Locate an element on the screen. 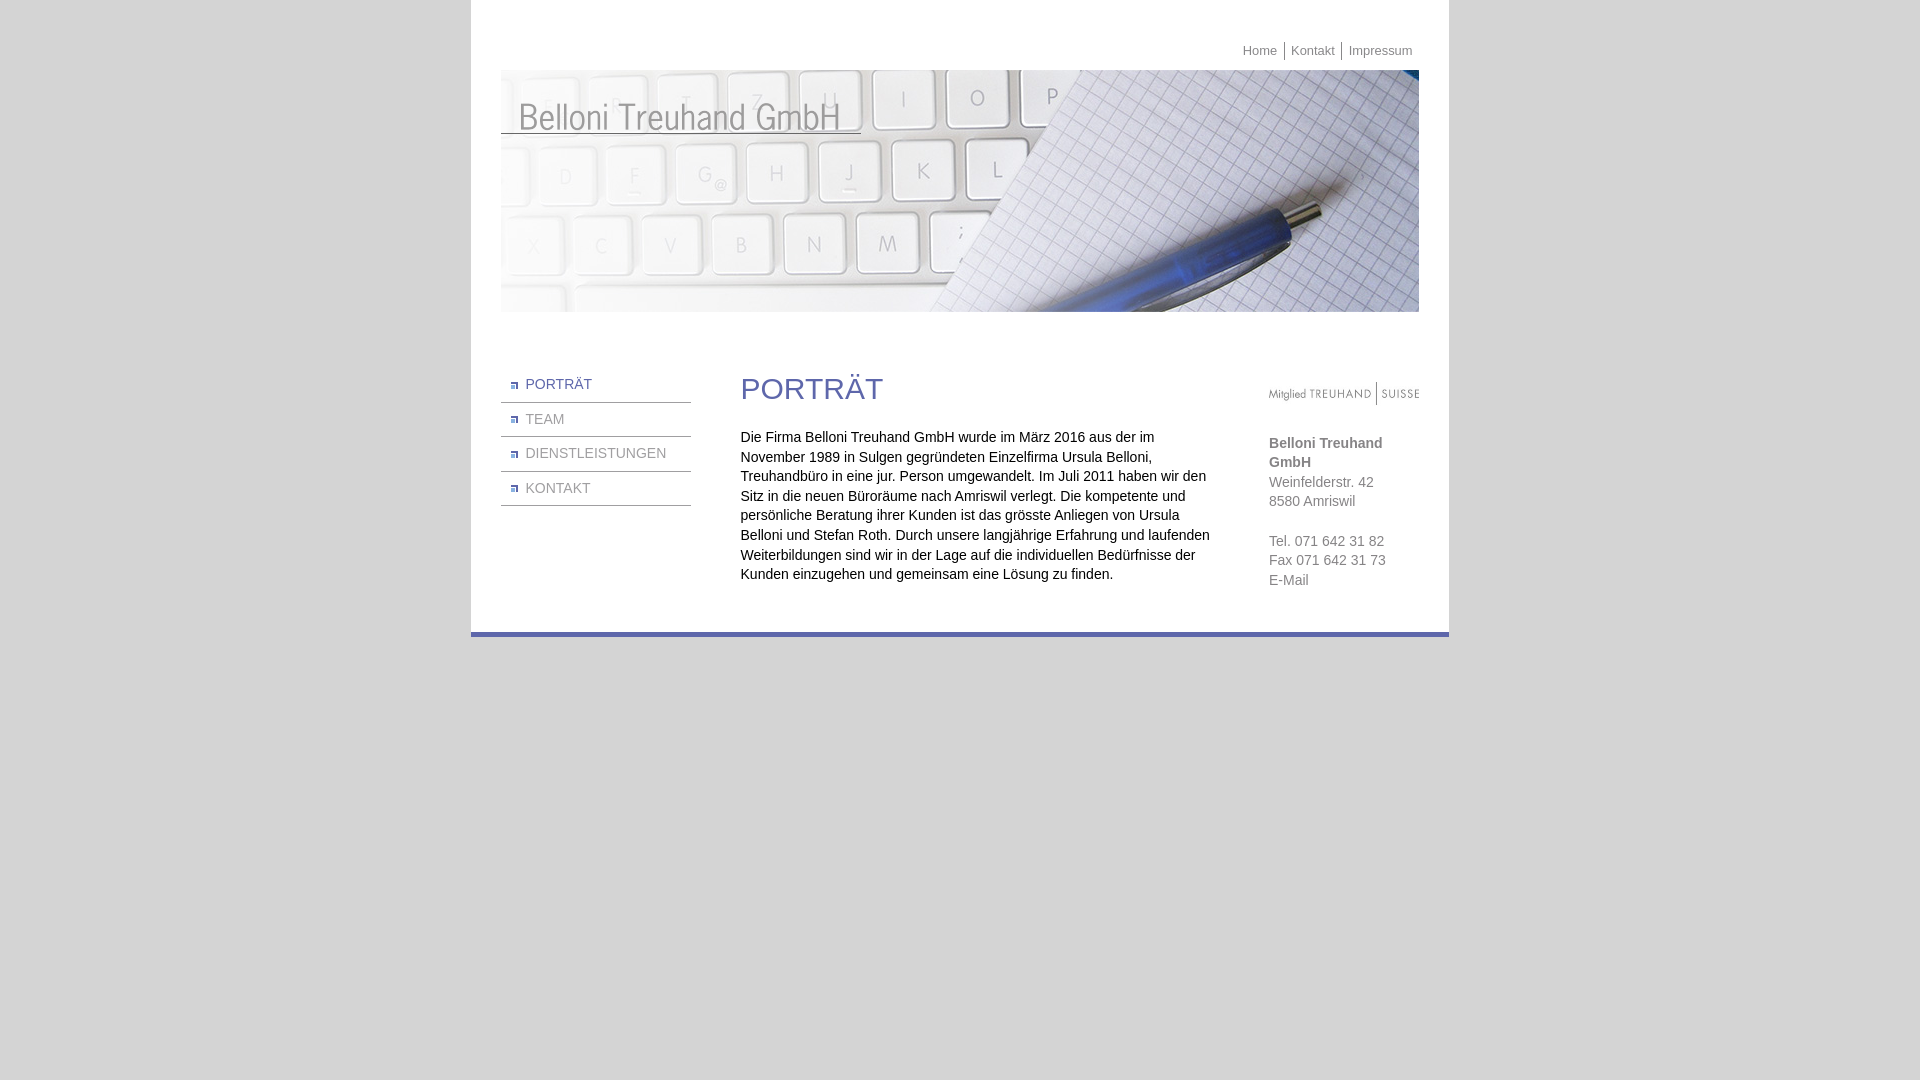 This screenshot has height=1080, width=1920. 'Belloni Treuhand GmbH' is located at coordinates (681, 119).